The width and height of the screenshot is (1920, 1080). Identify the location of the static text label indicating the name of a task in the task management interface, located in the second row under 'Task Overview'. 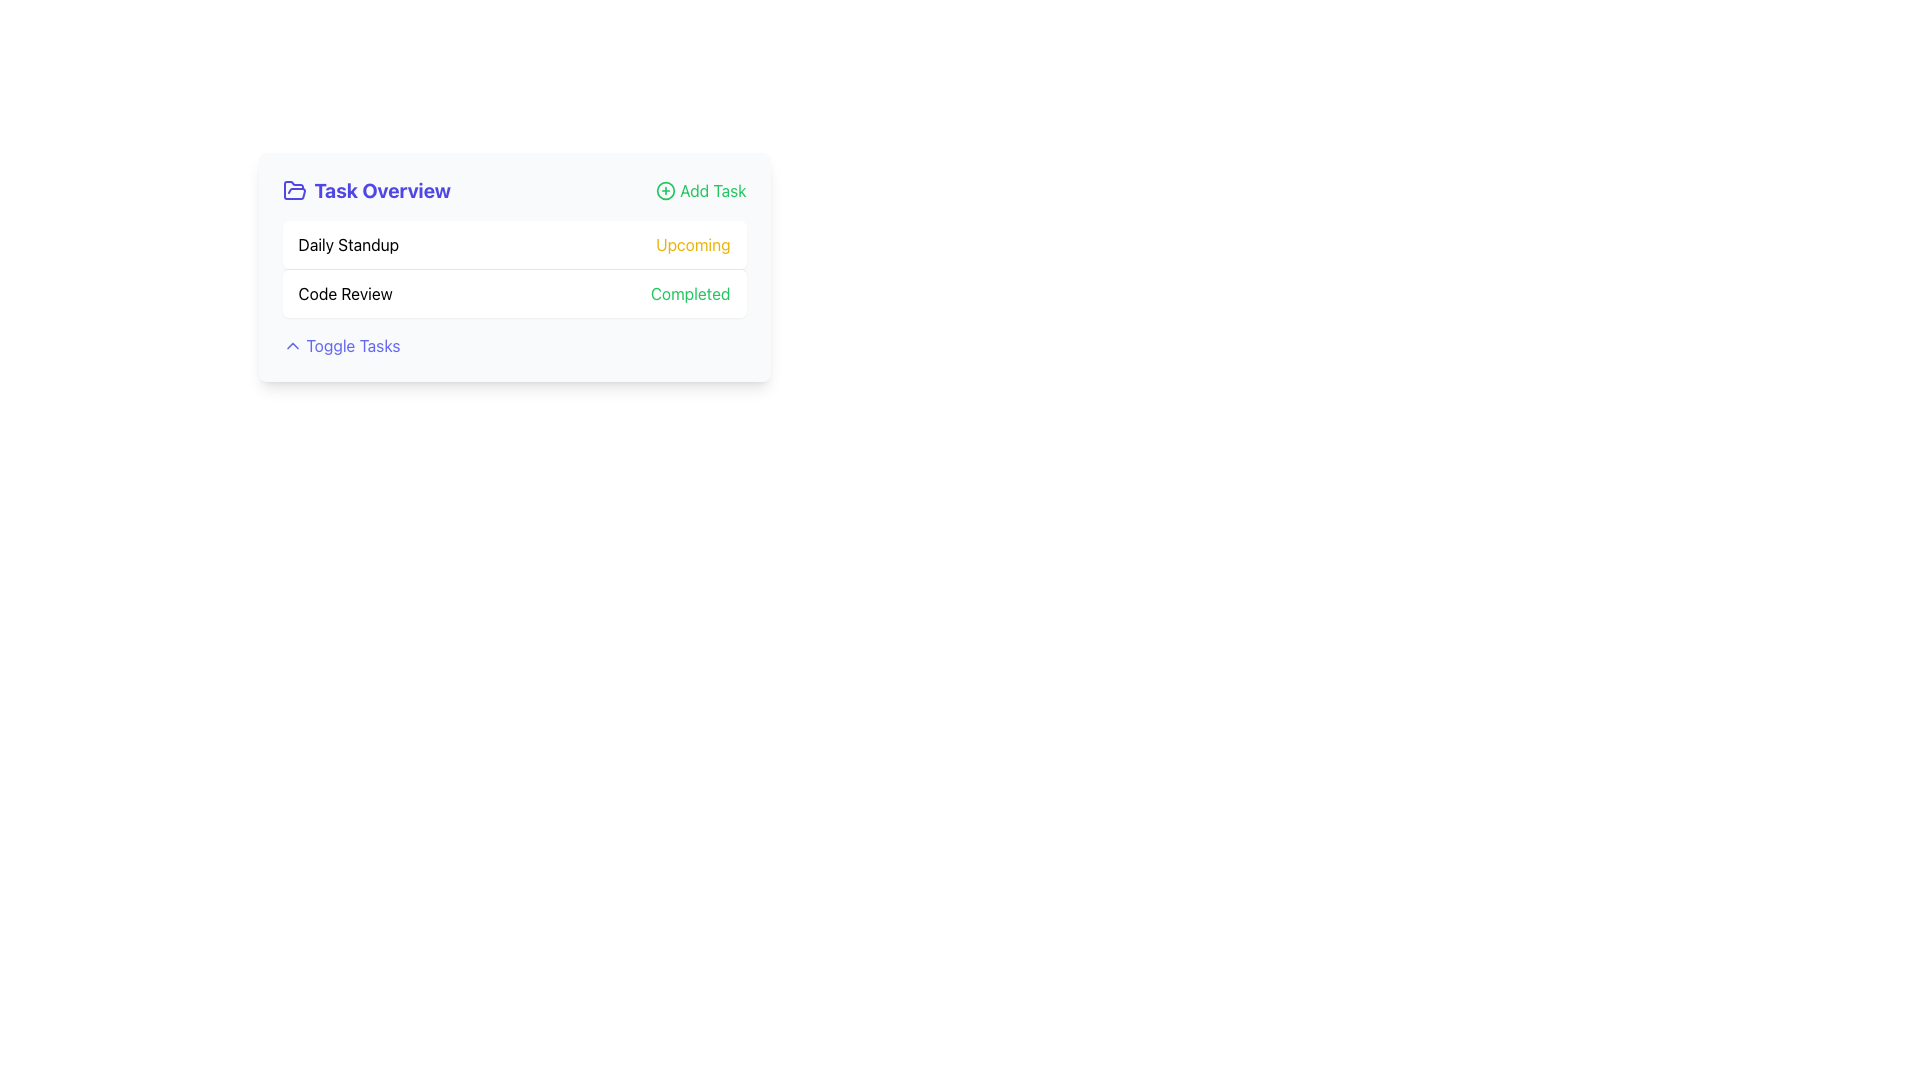
(345, 293).